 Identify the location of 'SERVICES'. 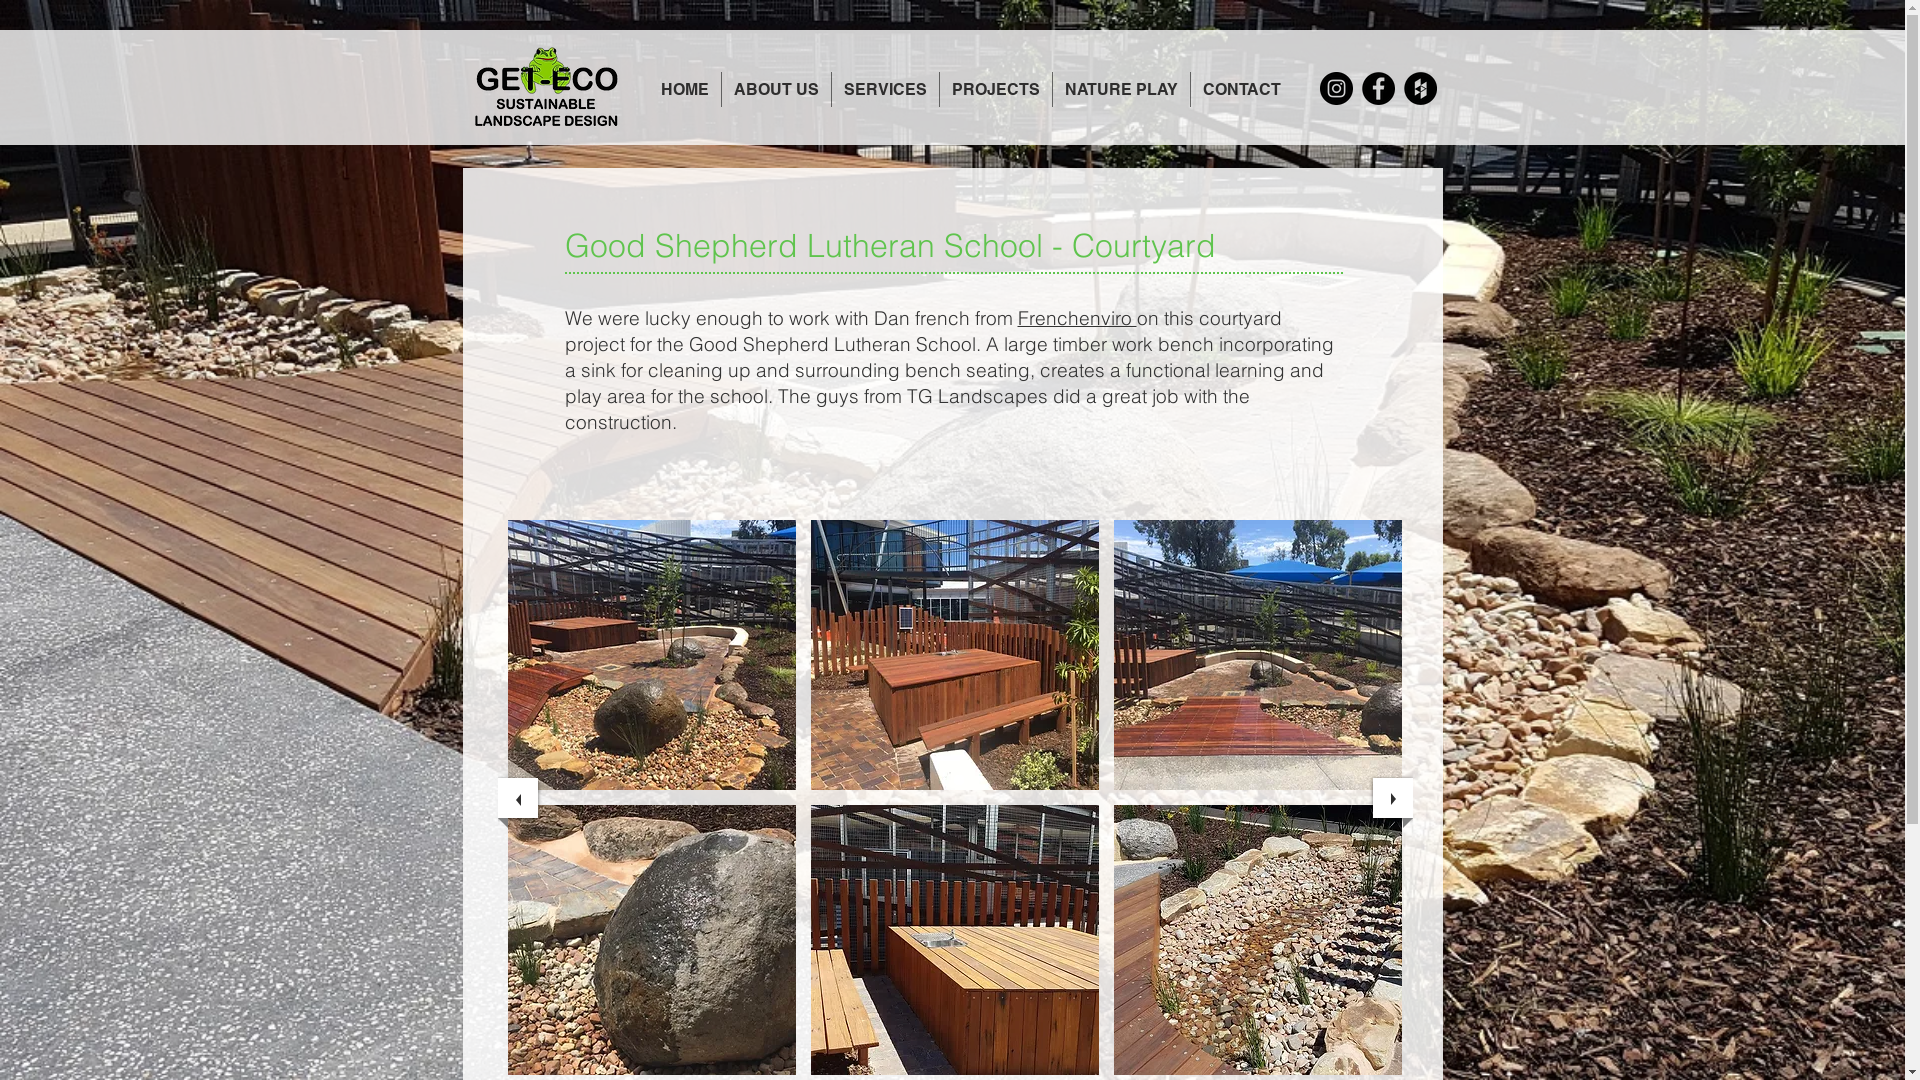
(884, 88).